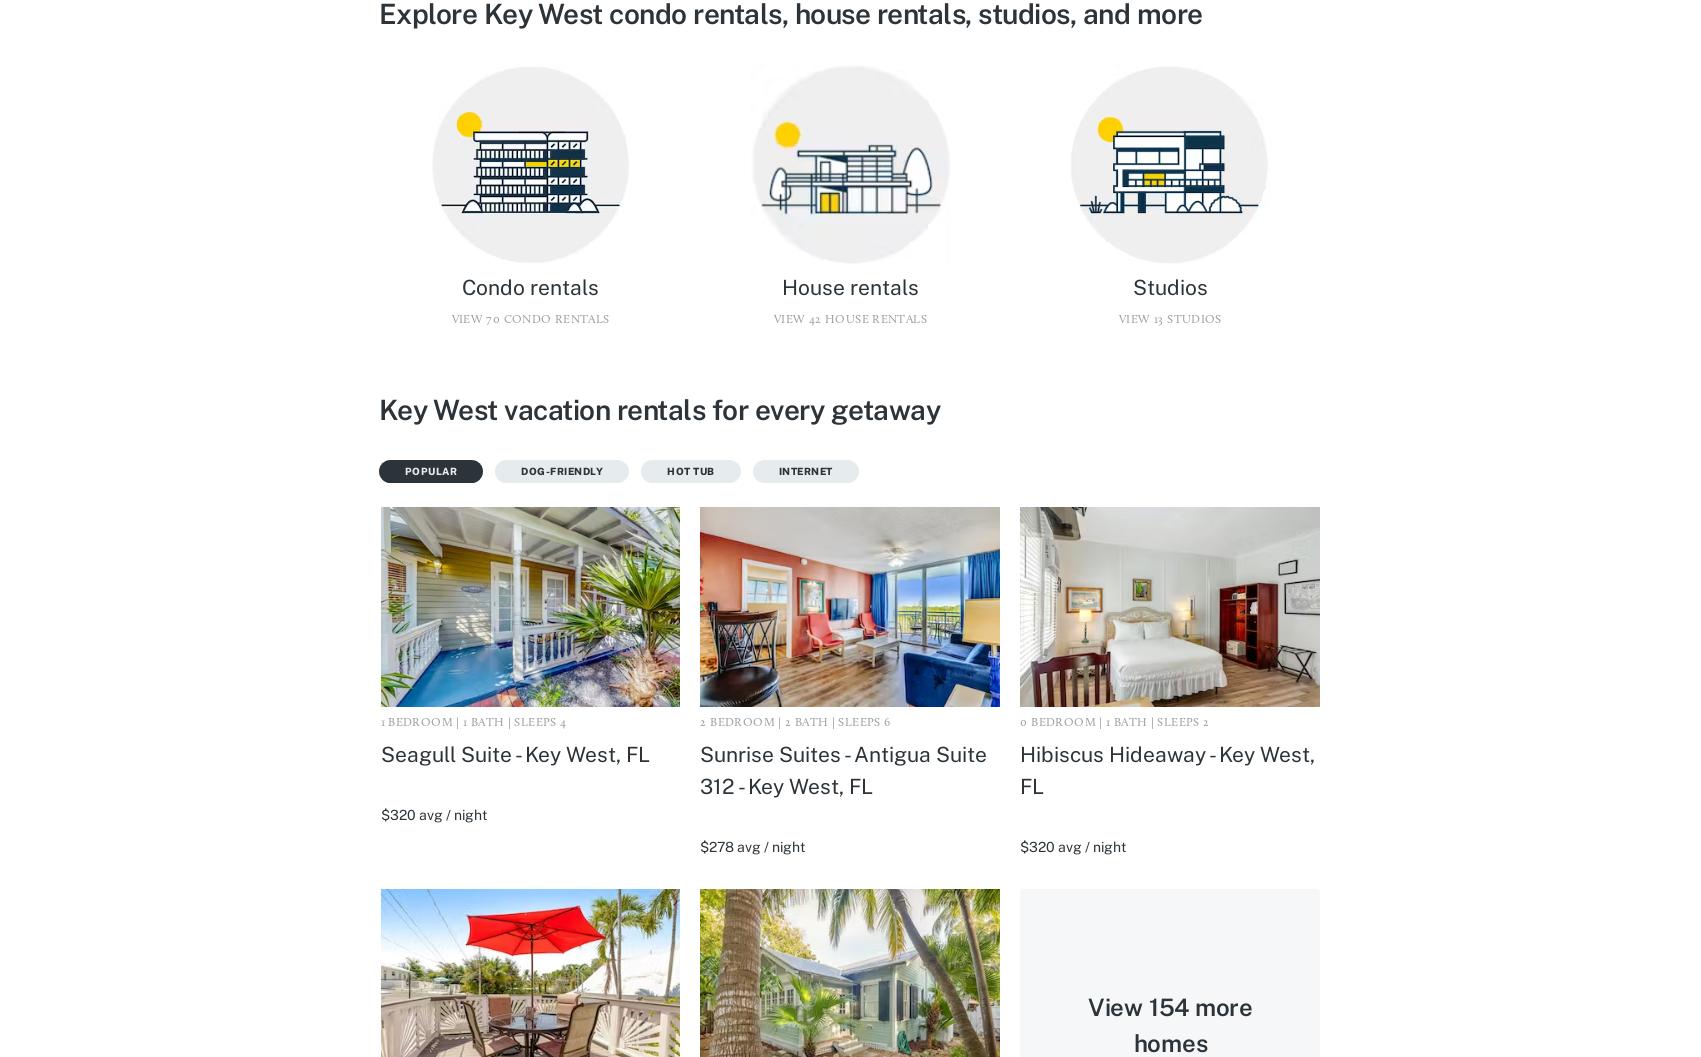 The image size is (1701, 1057). I want to click on 'View 42 House rentals', so click(849, 319).